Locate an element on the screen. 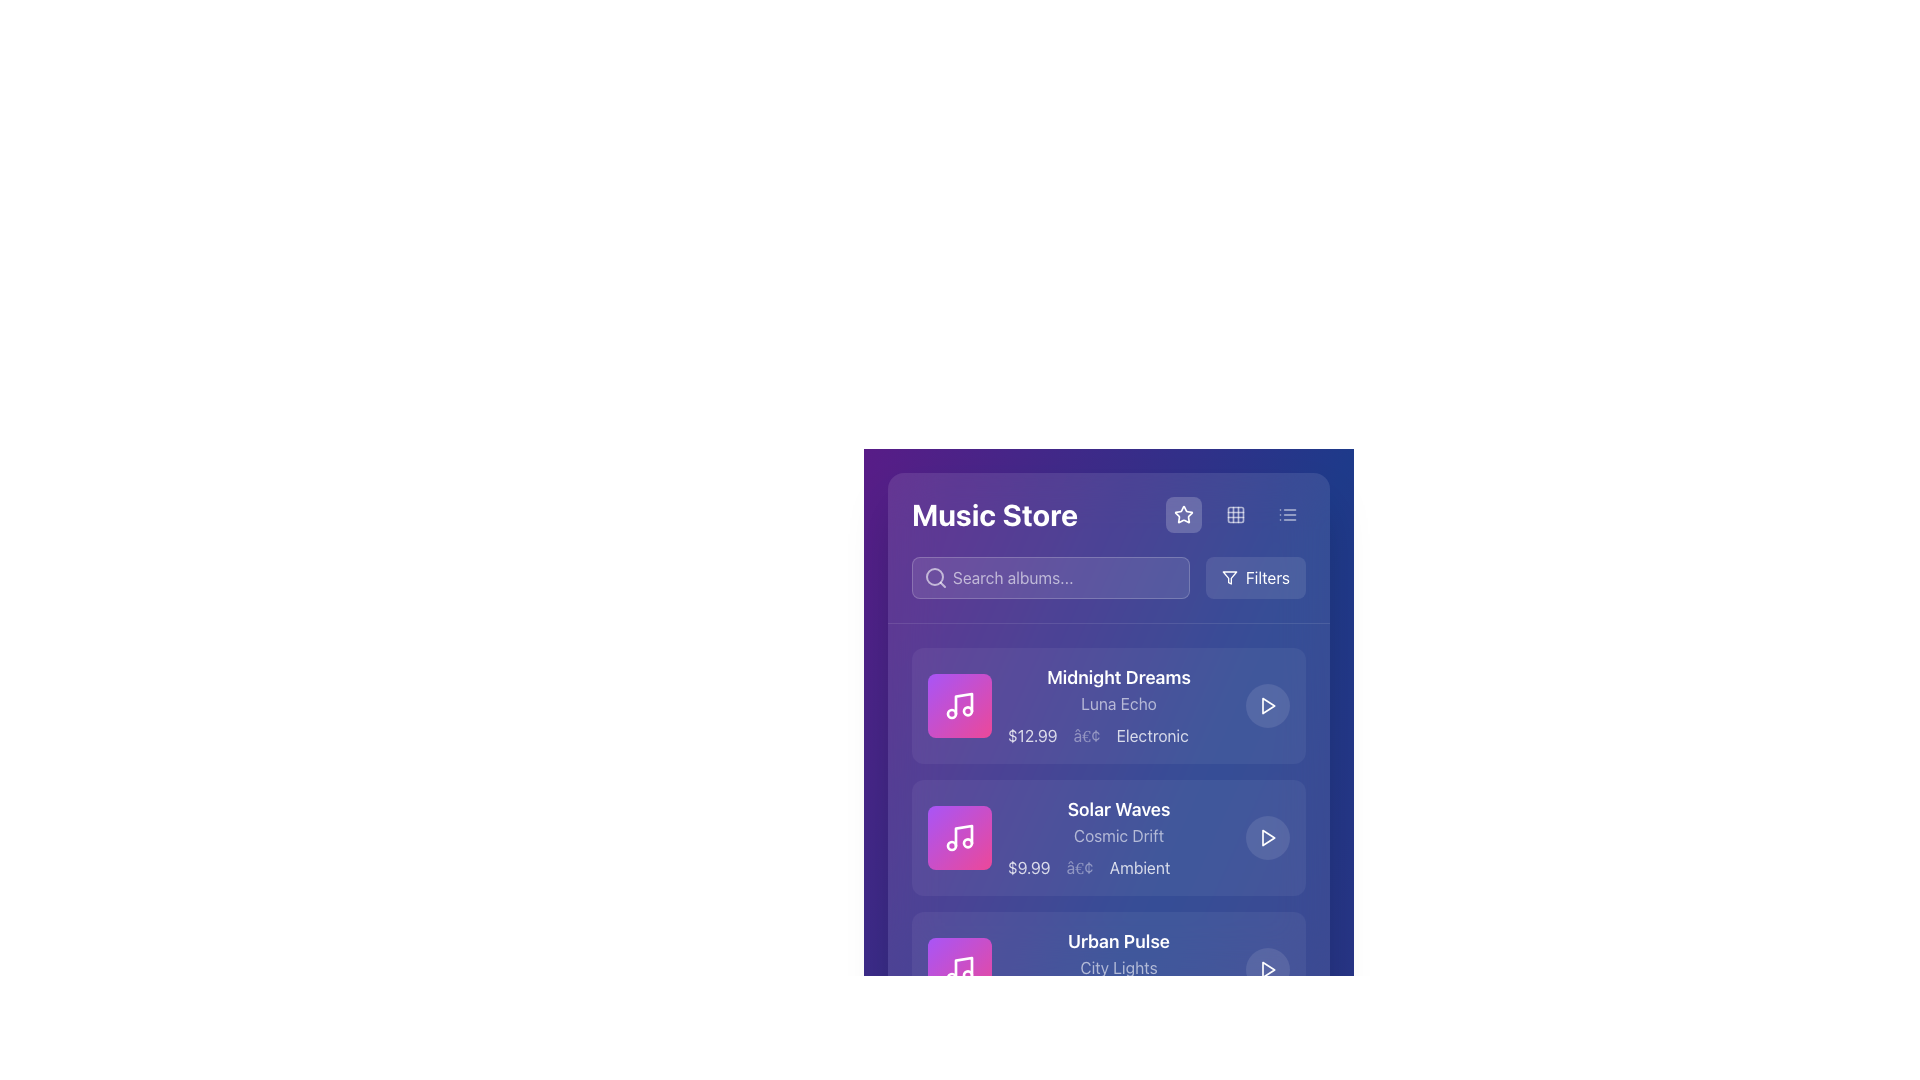 This screenshot has height=1080, width=1920. the 'Play' button icon for the item 'Solar Waves' in the 'Music Store' interface is located at coordinates (1267, 837).